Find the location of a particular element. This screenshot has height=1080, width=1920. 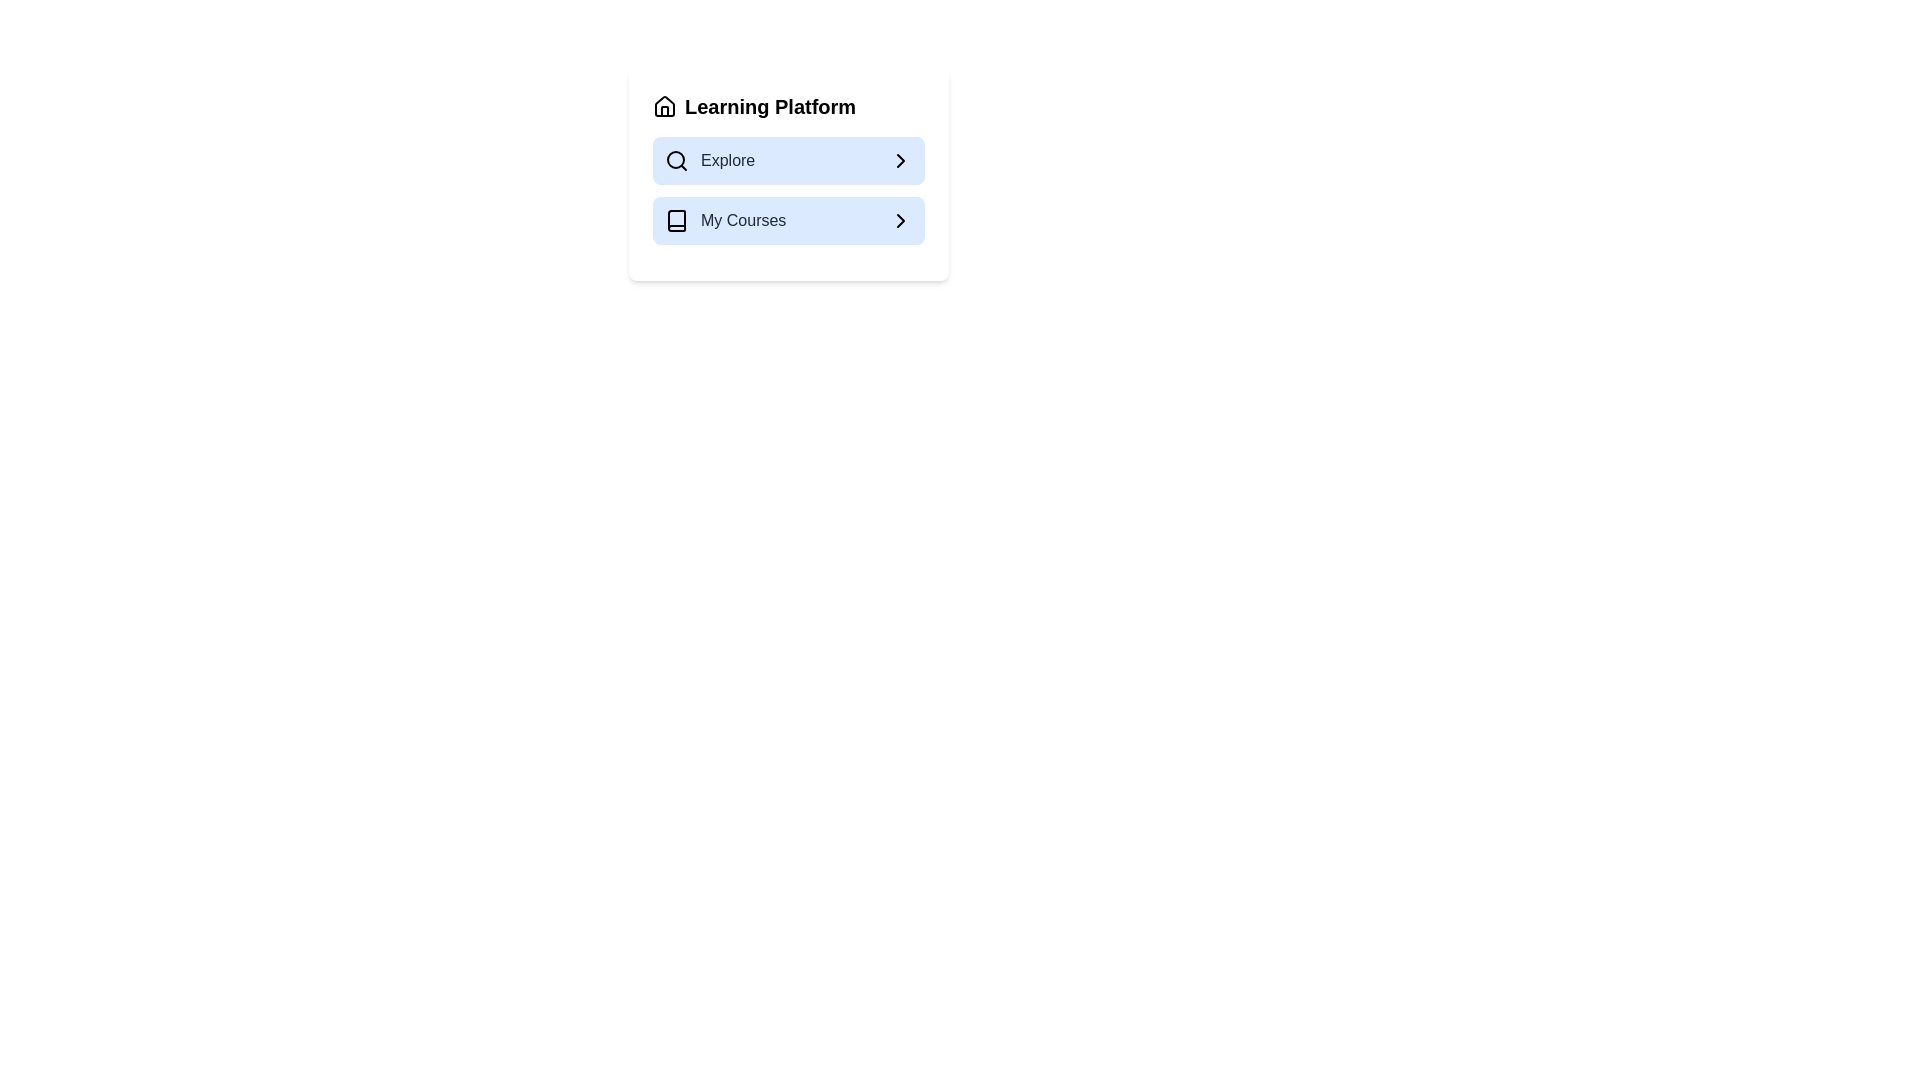

the book-like icon located to the left of 'My Courses' in the left navigation menu is located at coordinates (676, 220).